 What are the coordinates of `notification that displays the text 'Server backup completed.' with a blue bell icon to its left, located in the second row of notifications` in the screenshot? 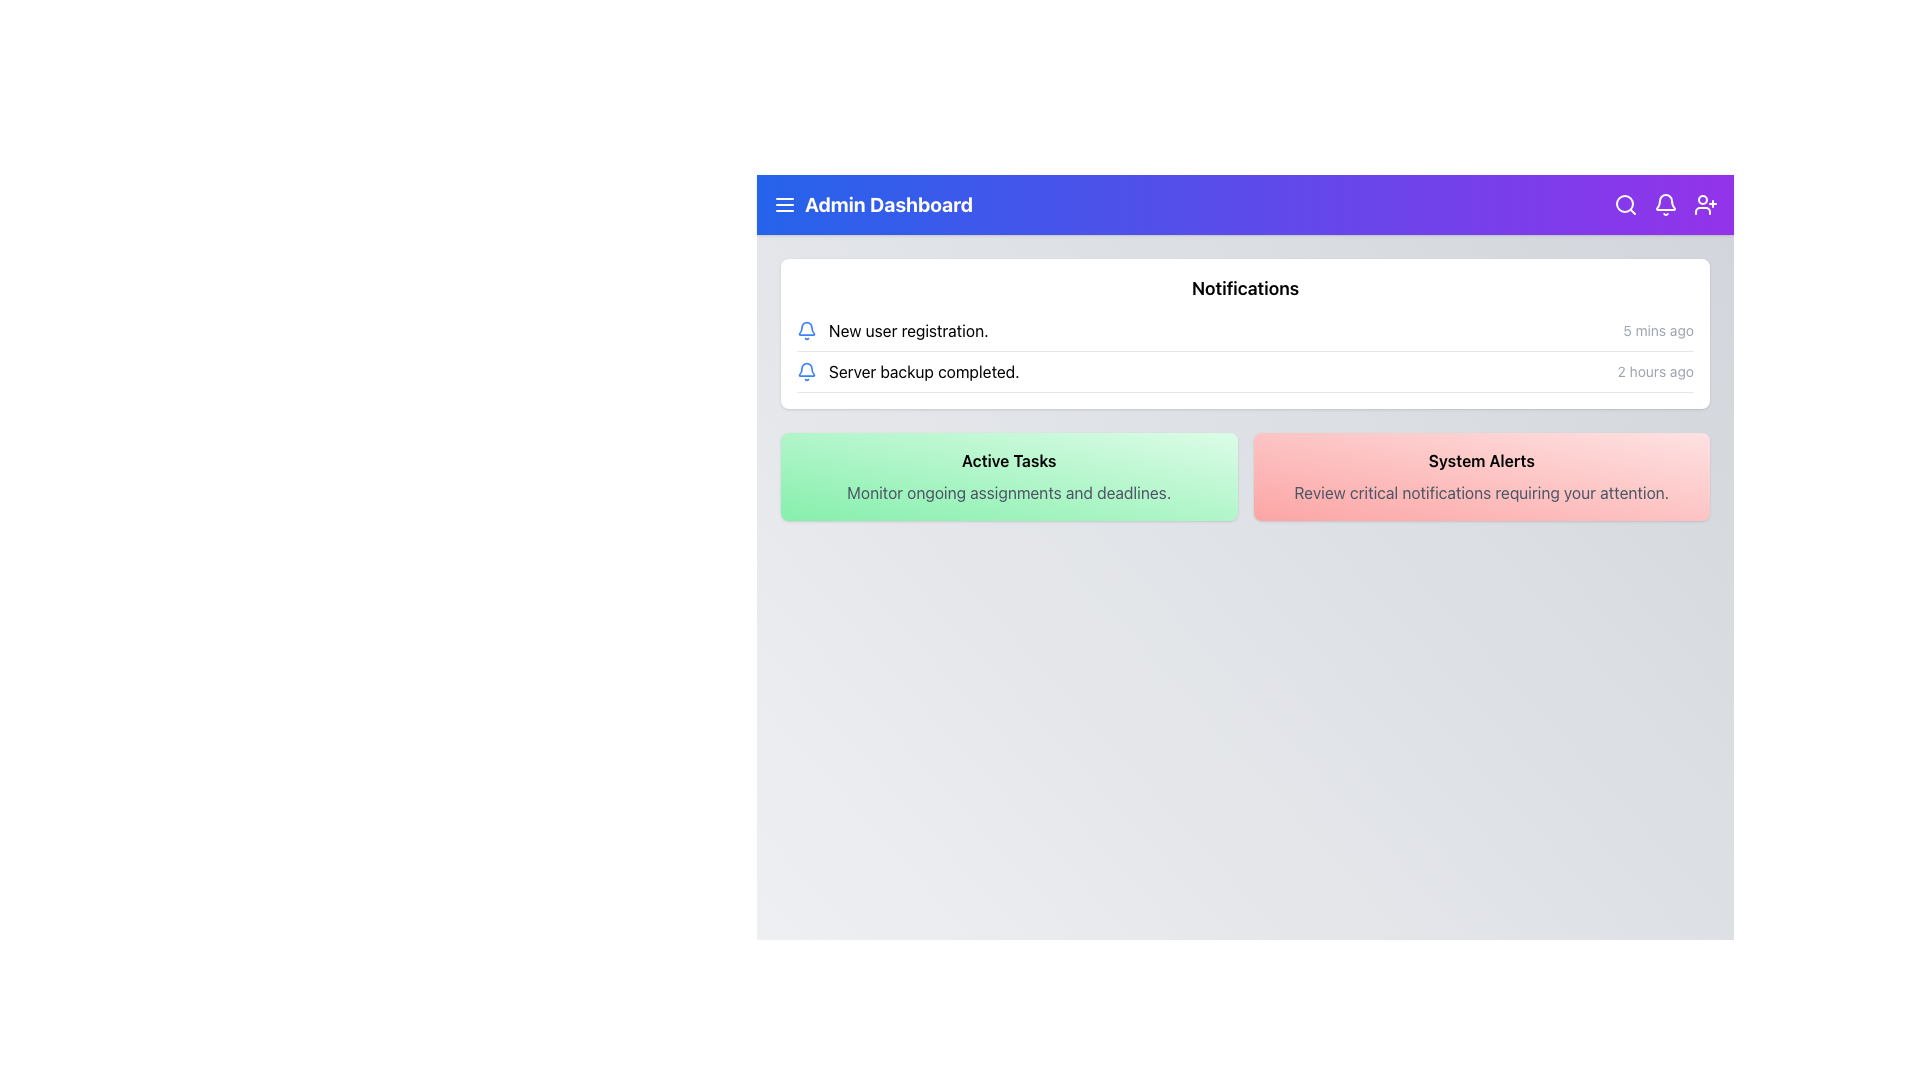 It's located at (907, 371).